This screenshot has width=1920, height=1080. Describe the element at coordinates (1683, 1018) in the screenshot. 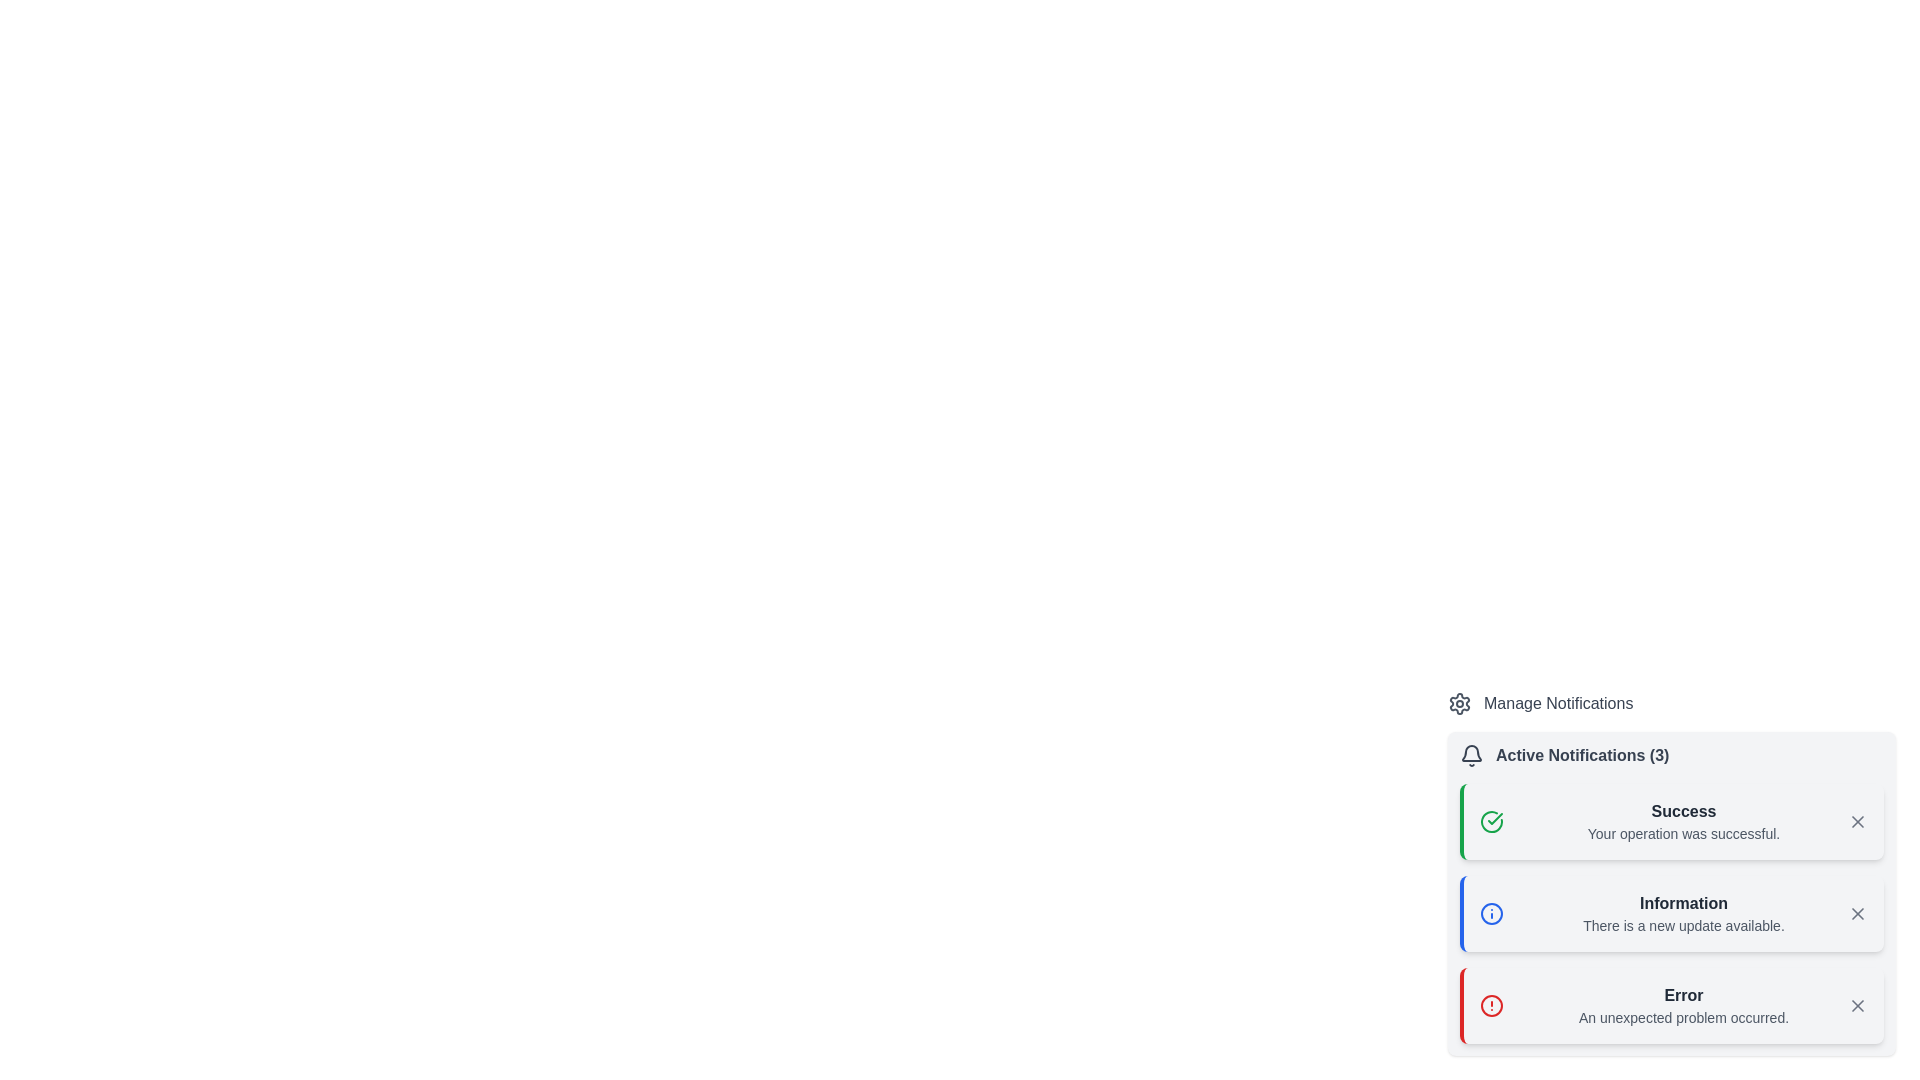

I see `the error message text label located directly beneath the 'Error' header in the notification area` at that location.